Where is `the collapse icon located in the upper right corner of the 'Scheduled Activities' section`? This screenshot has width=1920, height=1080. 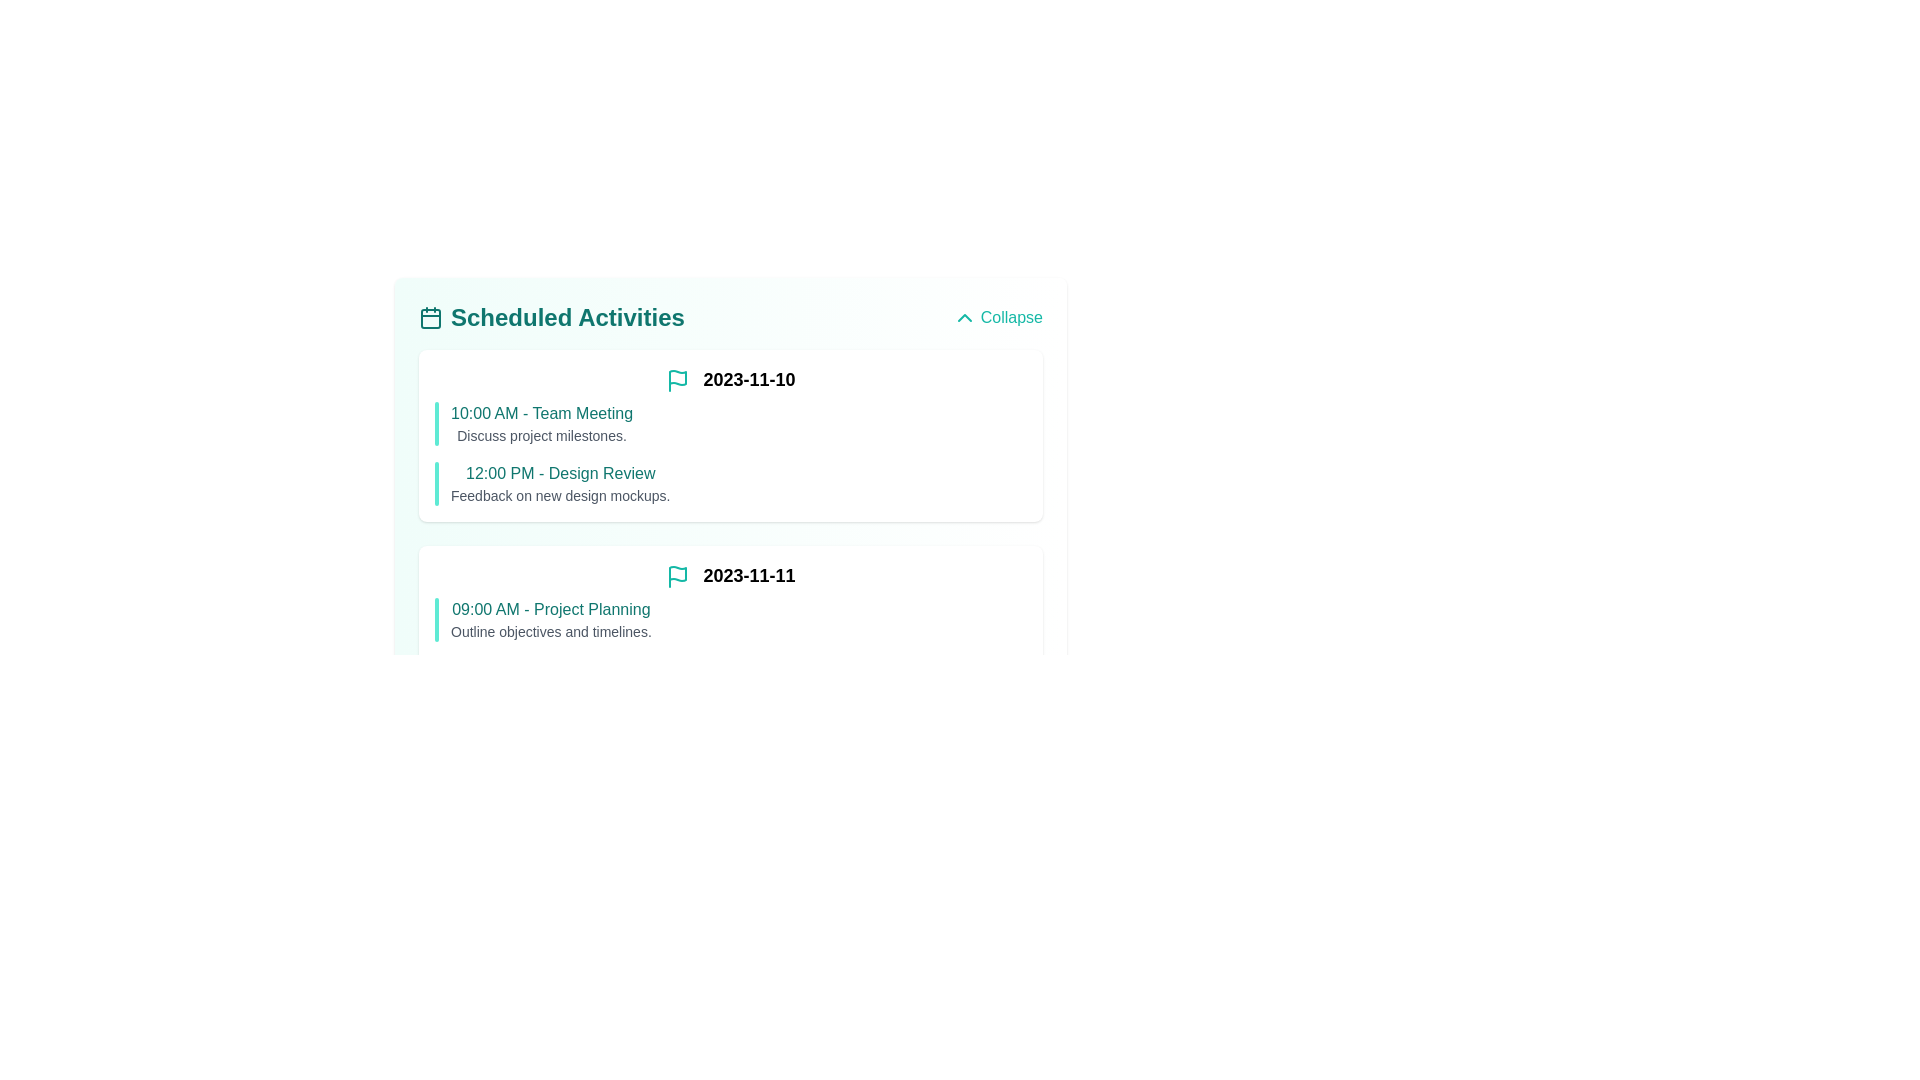
the collapse icon located in the upper right corner of the 'Scheduled Activities' section is located at coordinates (964, 316).